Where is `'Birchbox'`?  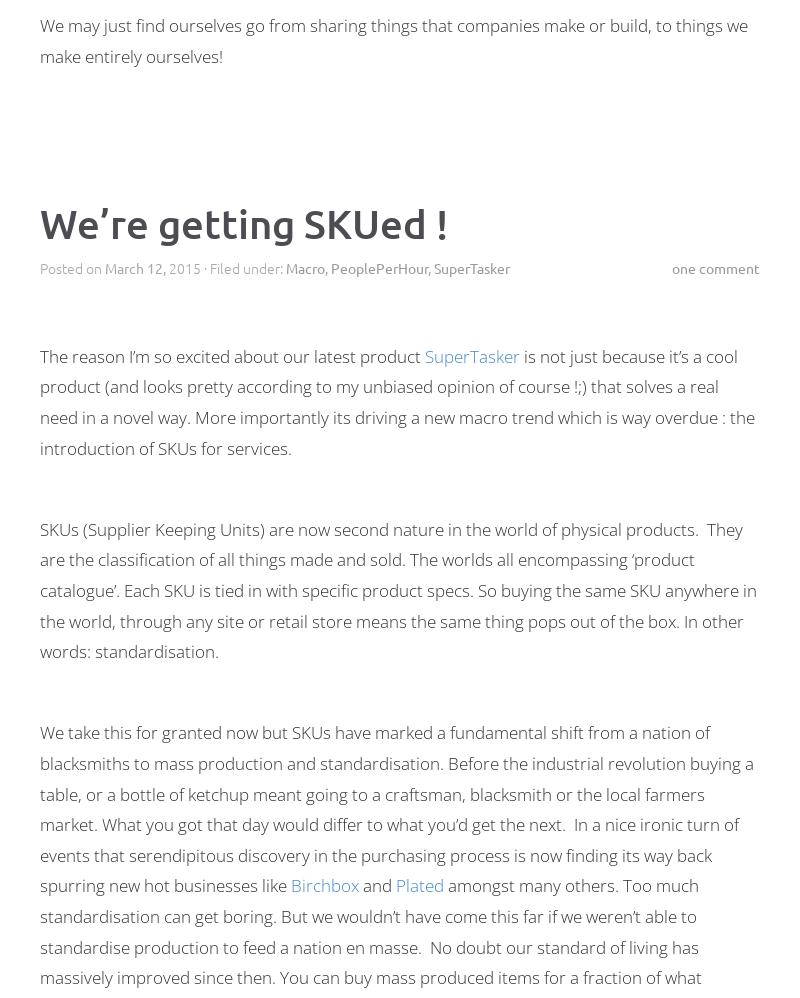
'Birchbox' is located at coordinates (323, 884).